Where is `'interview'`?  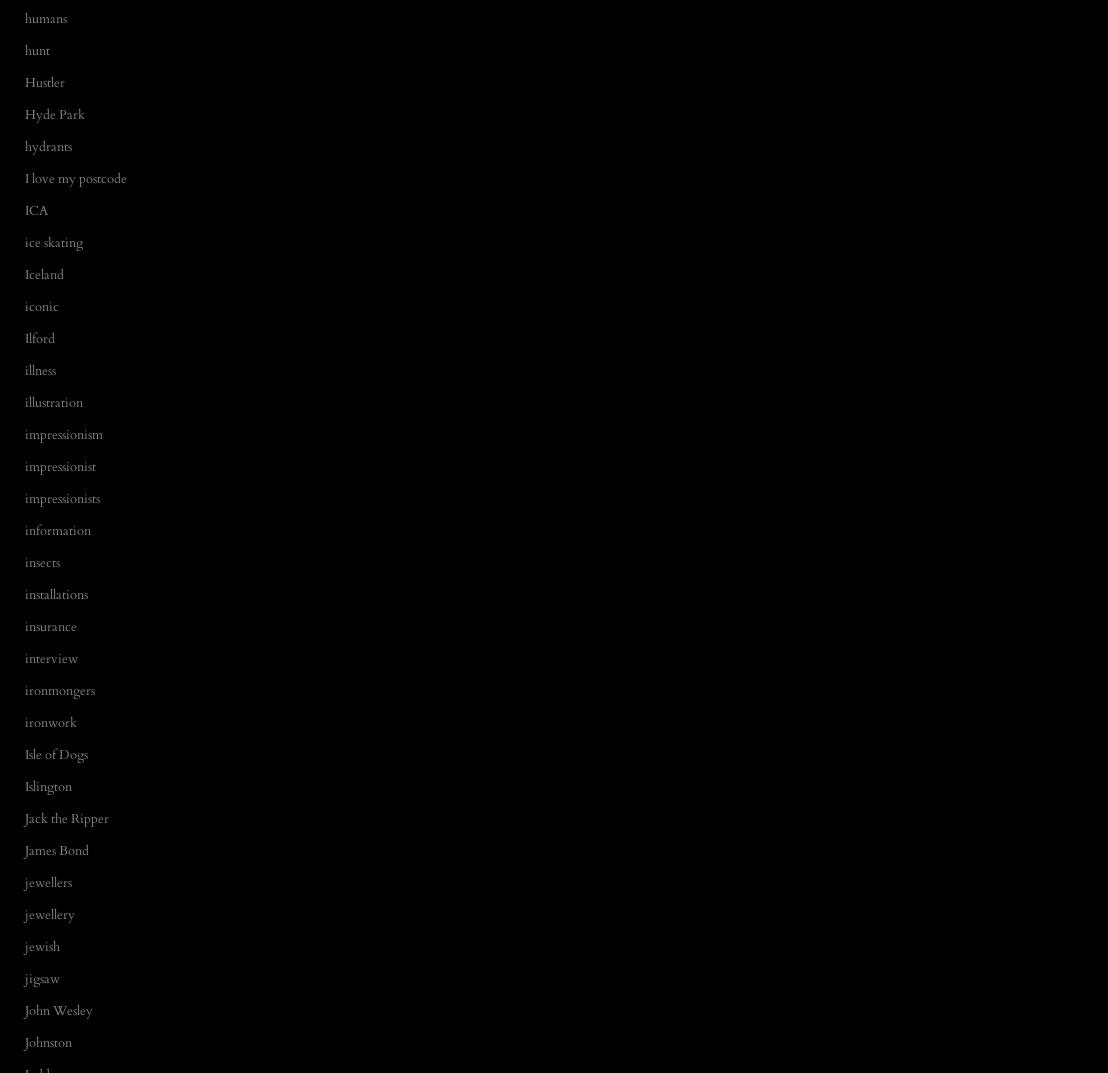 'interview' is located at coordinates (50, 657).